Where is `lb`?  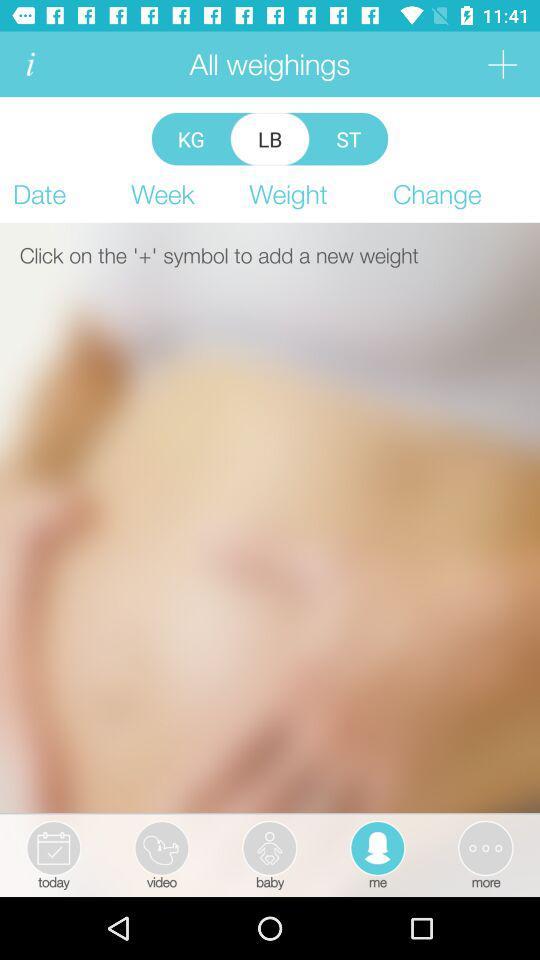
lb is located at coordinates (270, 138).